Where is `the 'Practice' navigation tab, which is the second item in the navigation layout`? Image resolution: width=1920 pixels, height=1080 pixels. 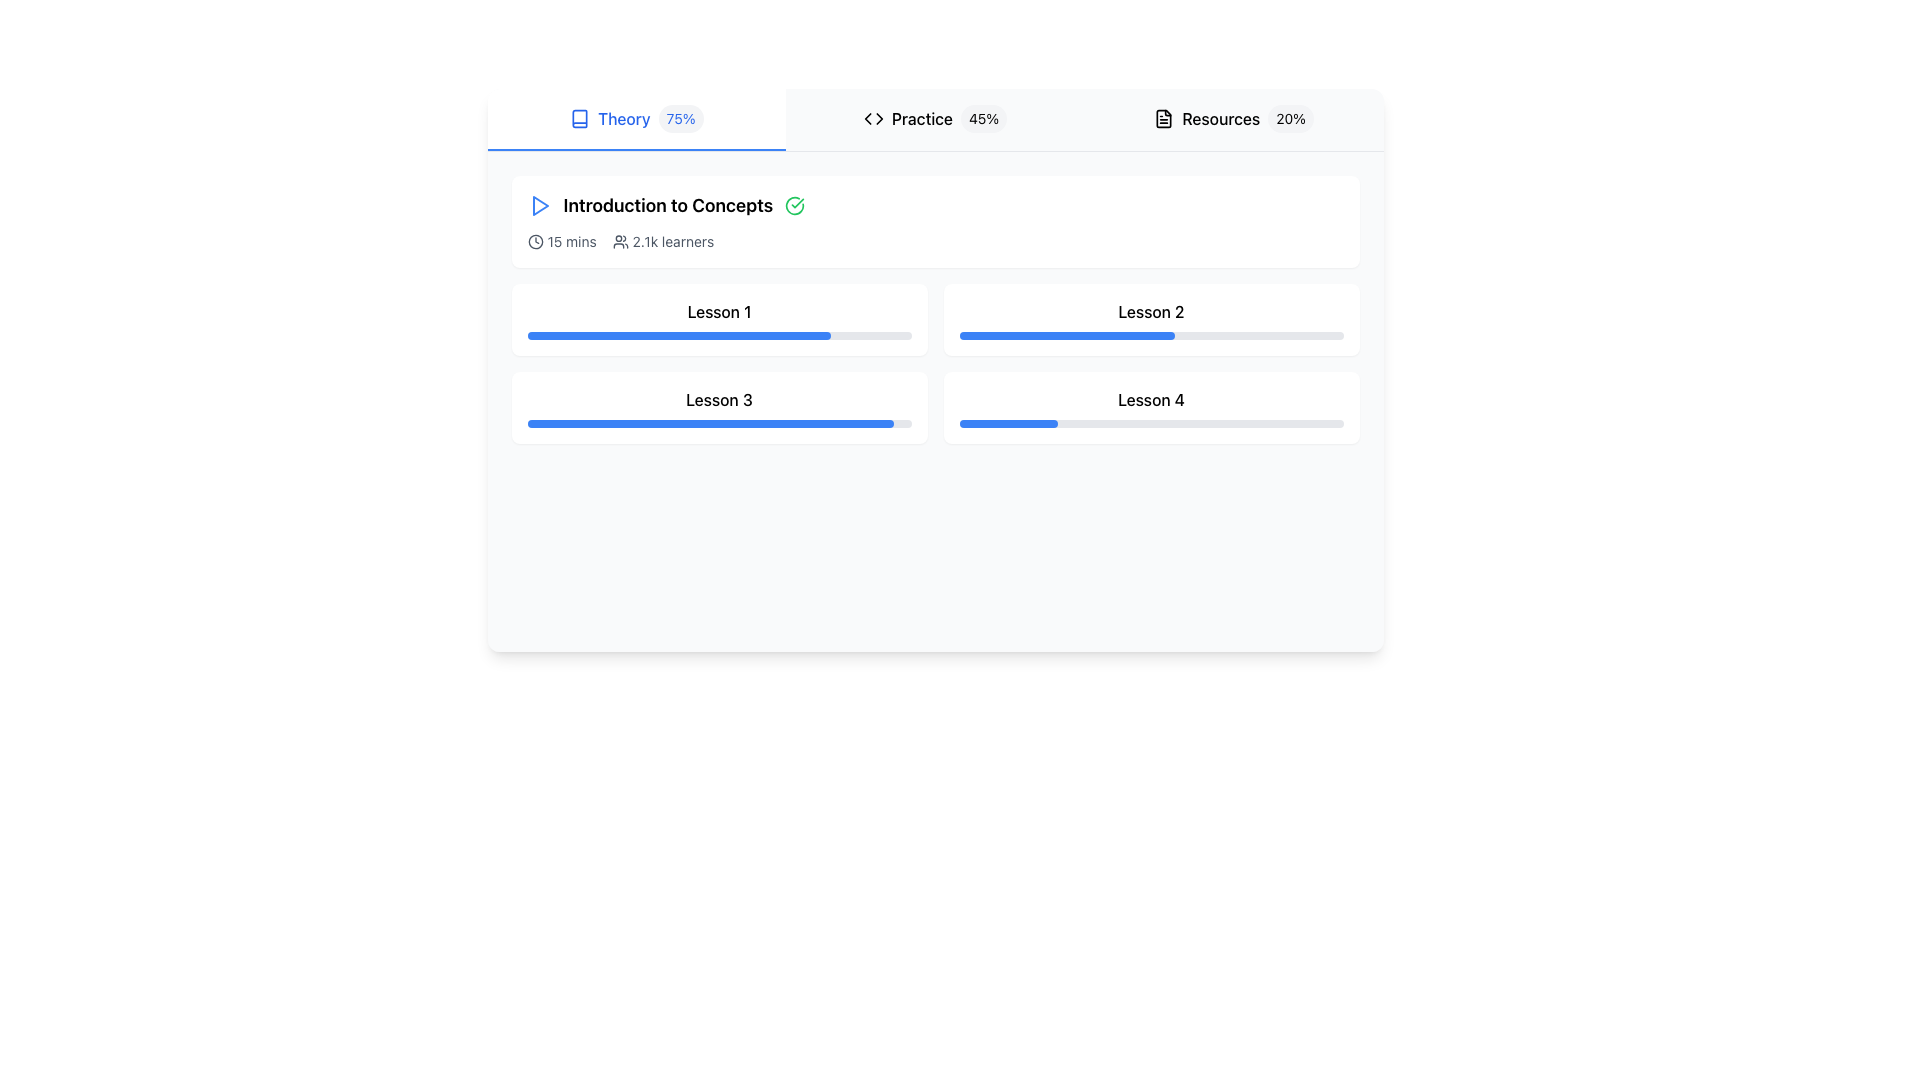
the 'Practice' navigation tab, which is the second item in the navigation layout is located at coordinates (934, 119).